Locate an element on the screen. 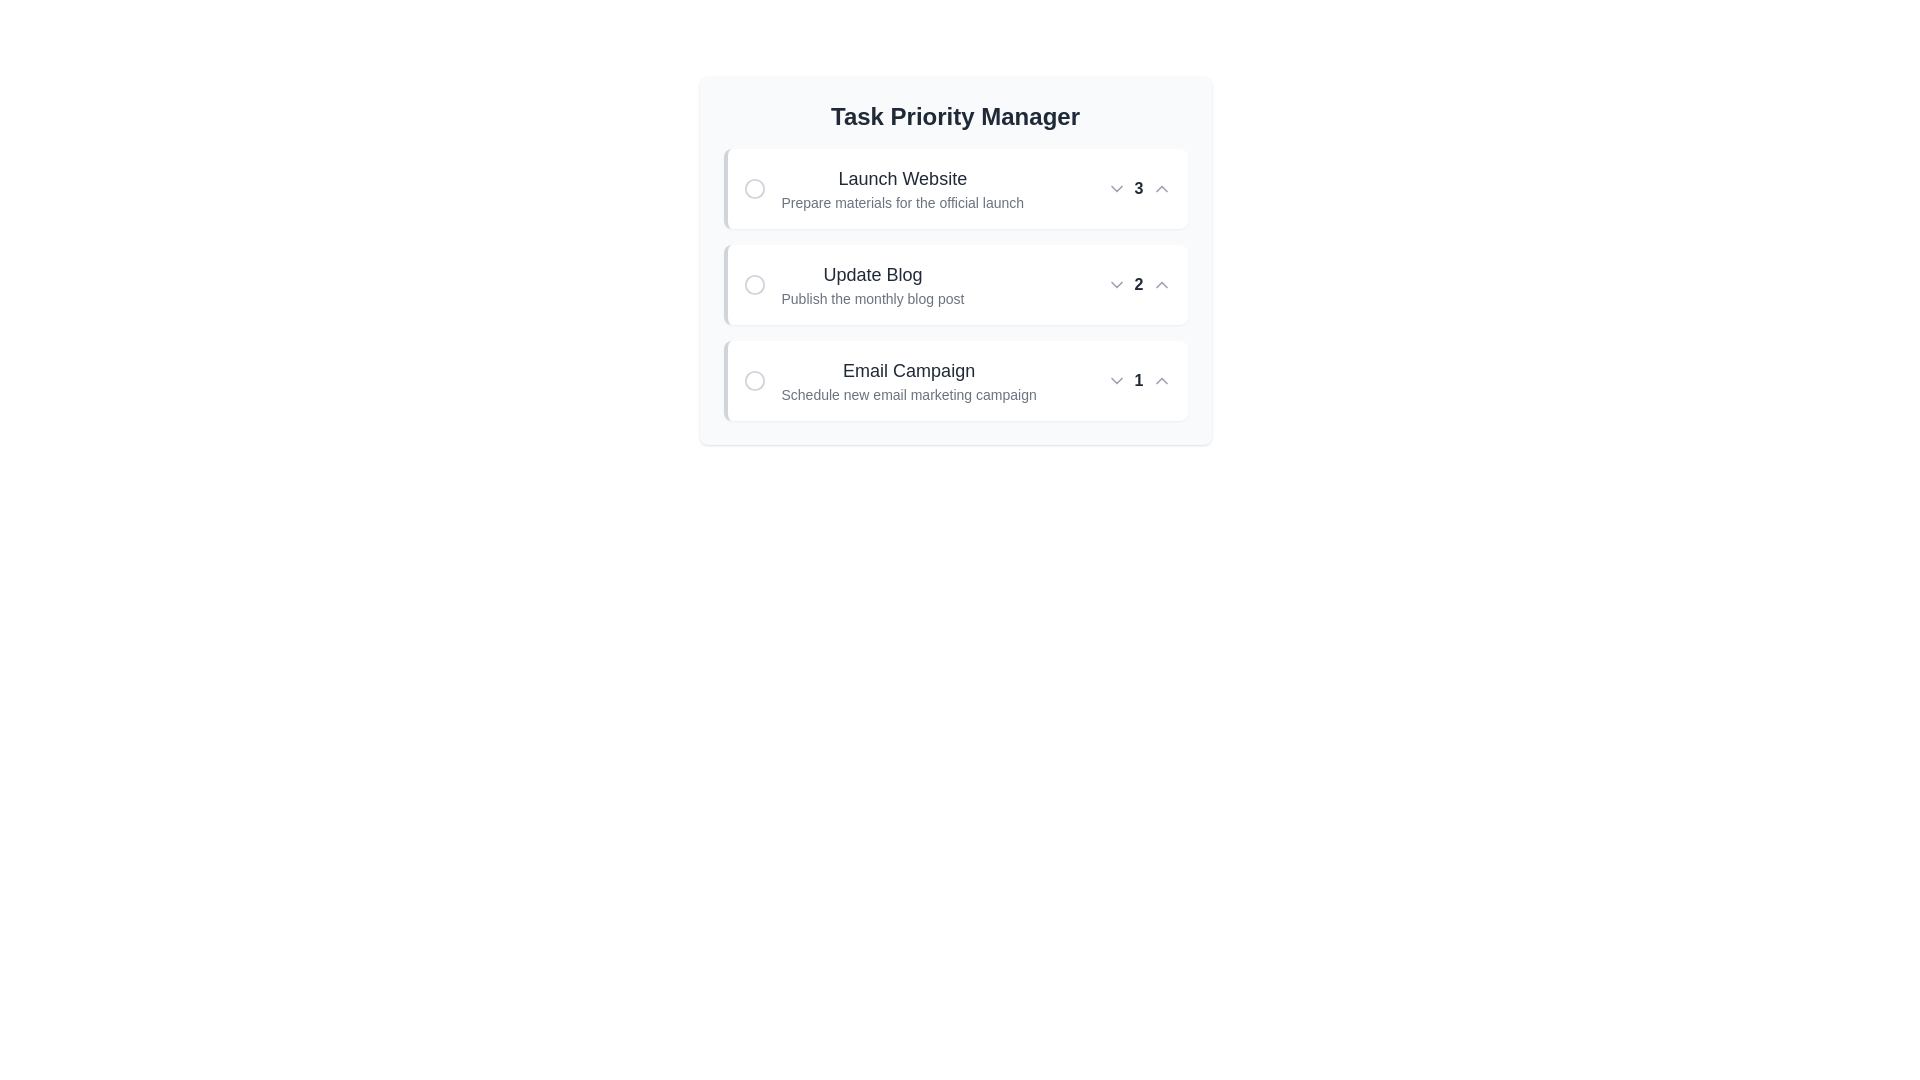 Image resolution: width=1920 pixels, height=1080 pixels. the downward-pointing chevron icon styled with a gray color scheme located beside the number '2' in the 'Update Blog' task block is located at coordinates (1115, 285).